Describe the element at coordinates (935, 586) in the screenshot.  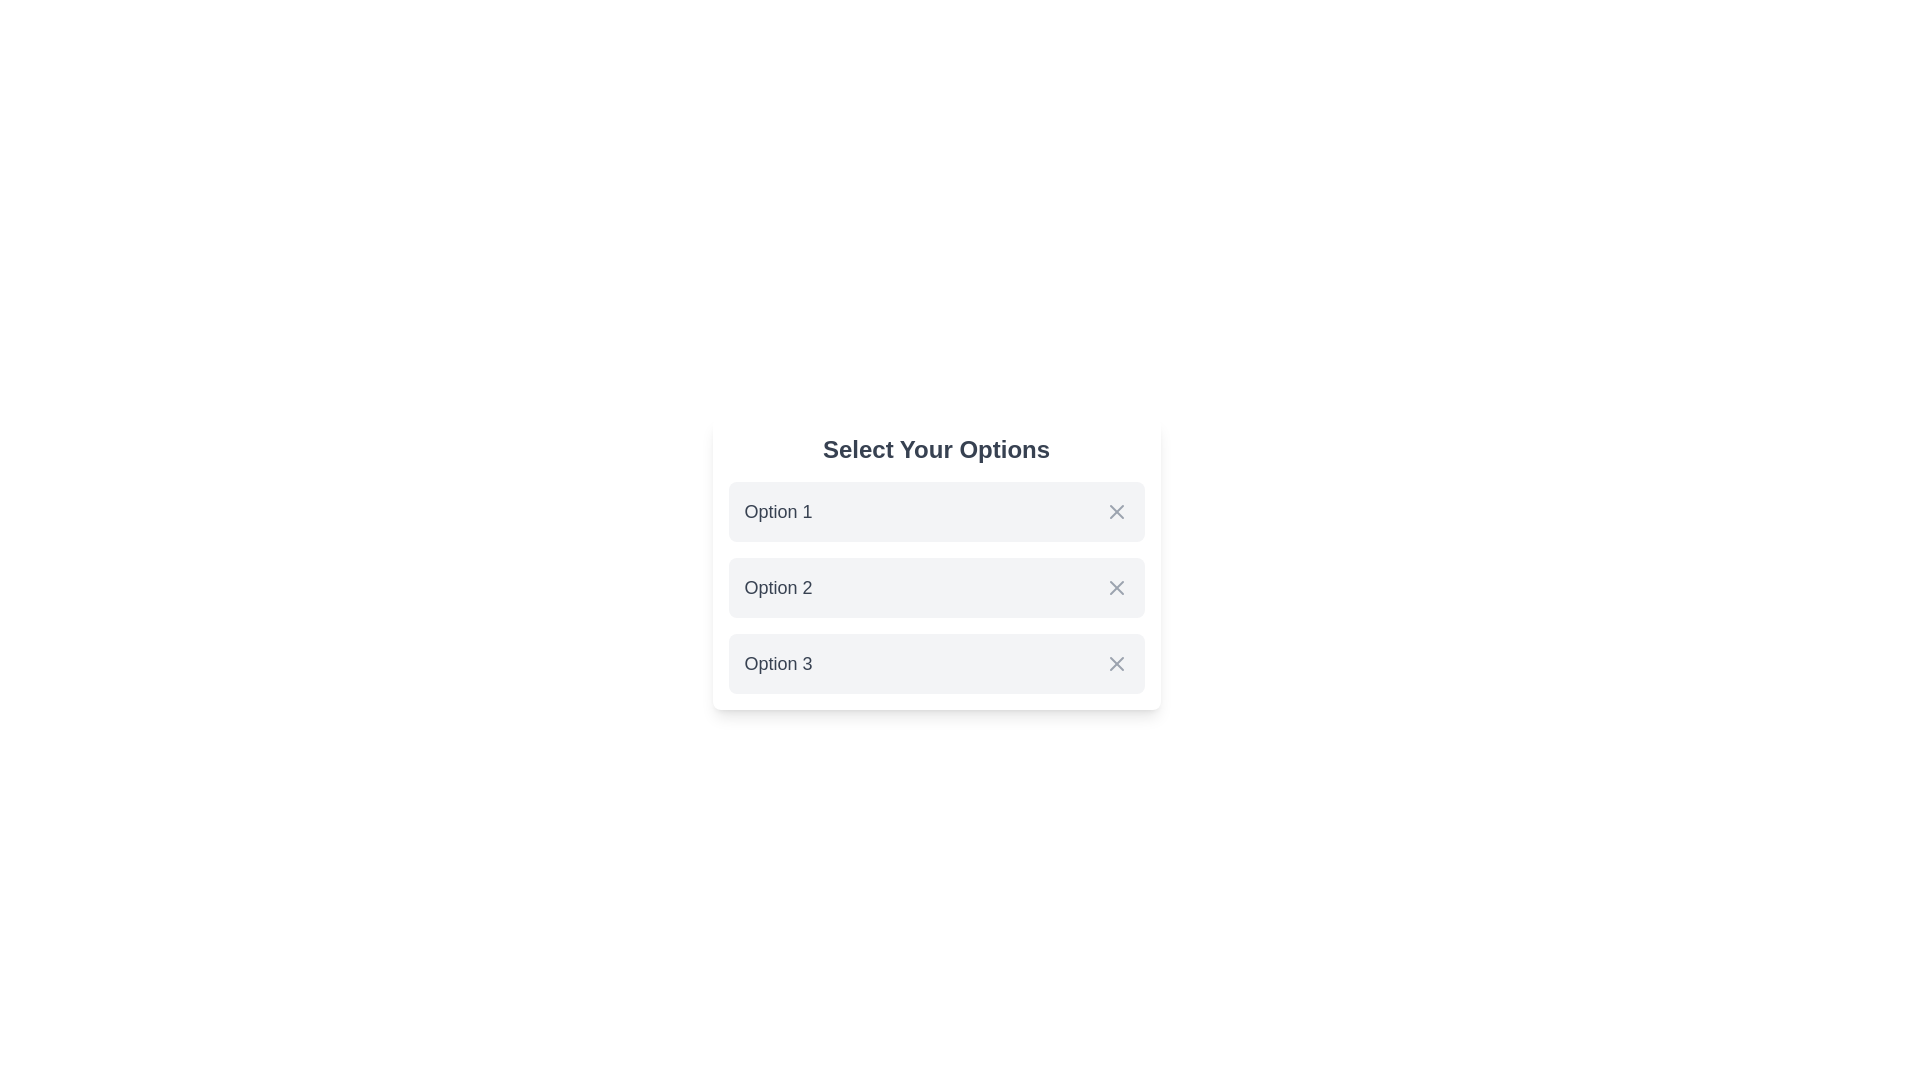
I see `the second item in the list, which contains an action icon` at that location.